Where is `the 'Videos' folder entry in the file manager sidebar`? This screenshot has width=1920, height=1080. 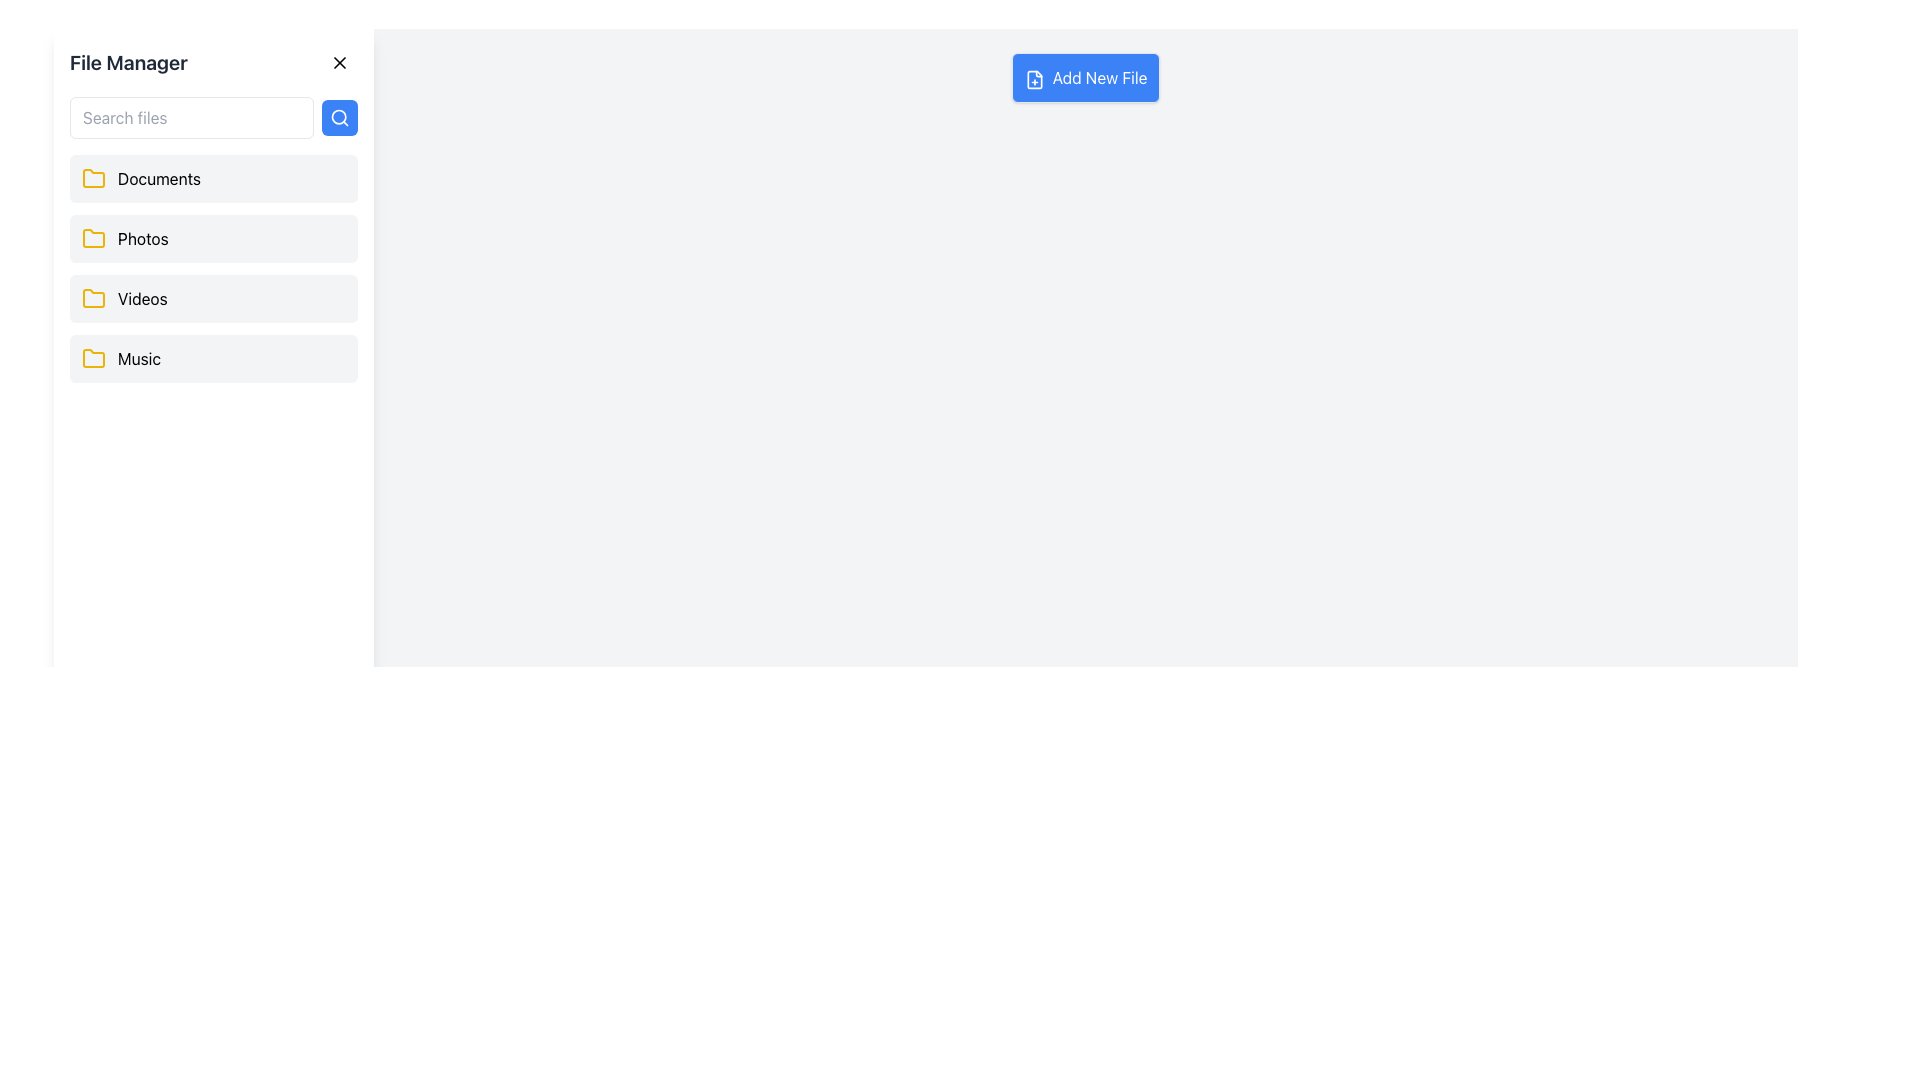 the 'Videos' folder entry in the file manager sidebar is located at coordinates (214, 299).